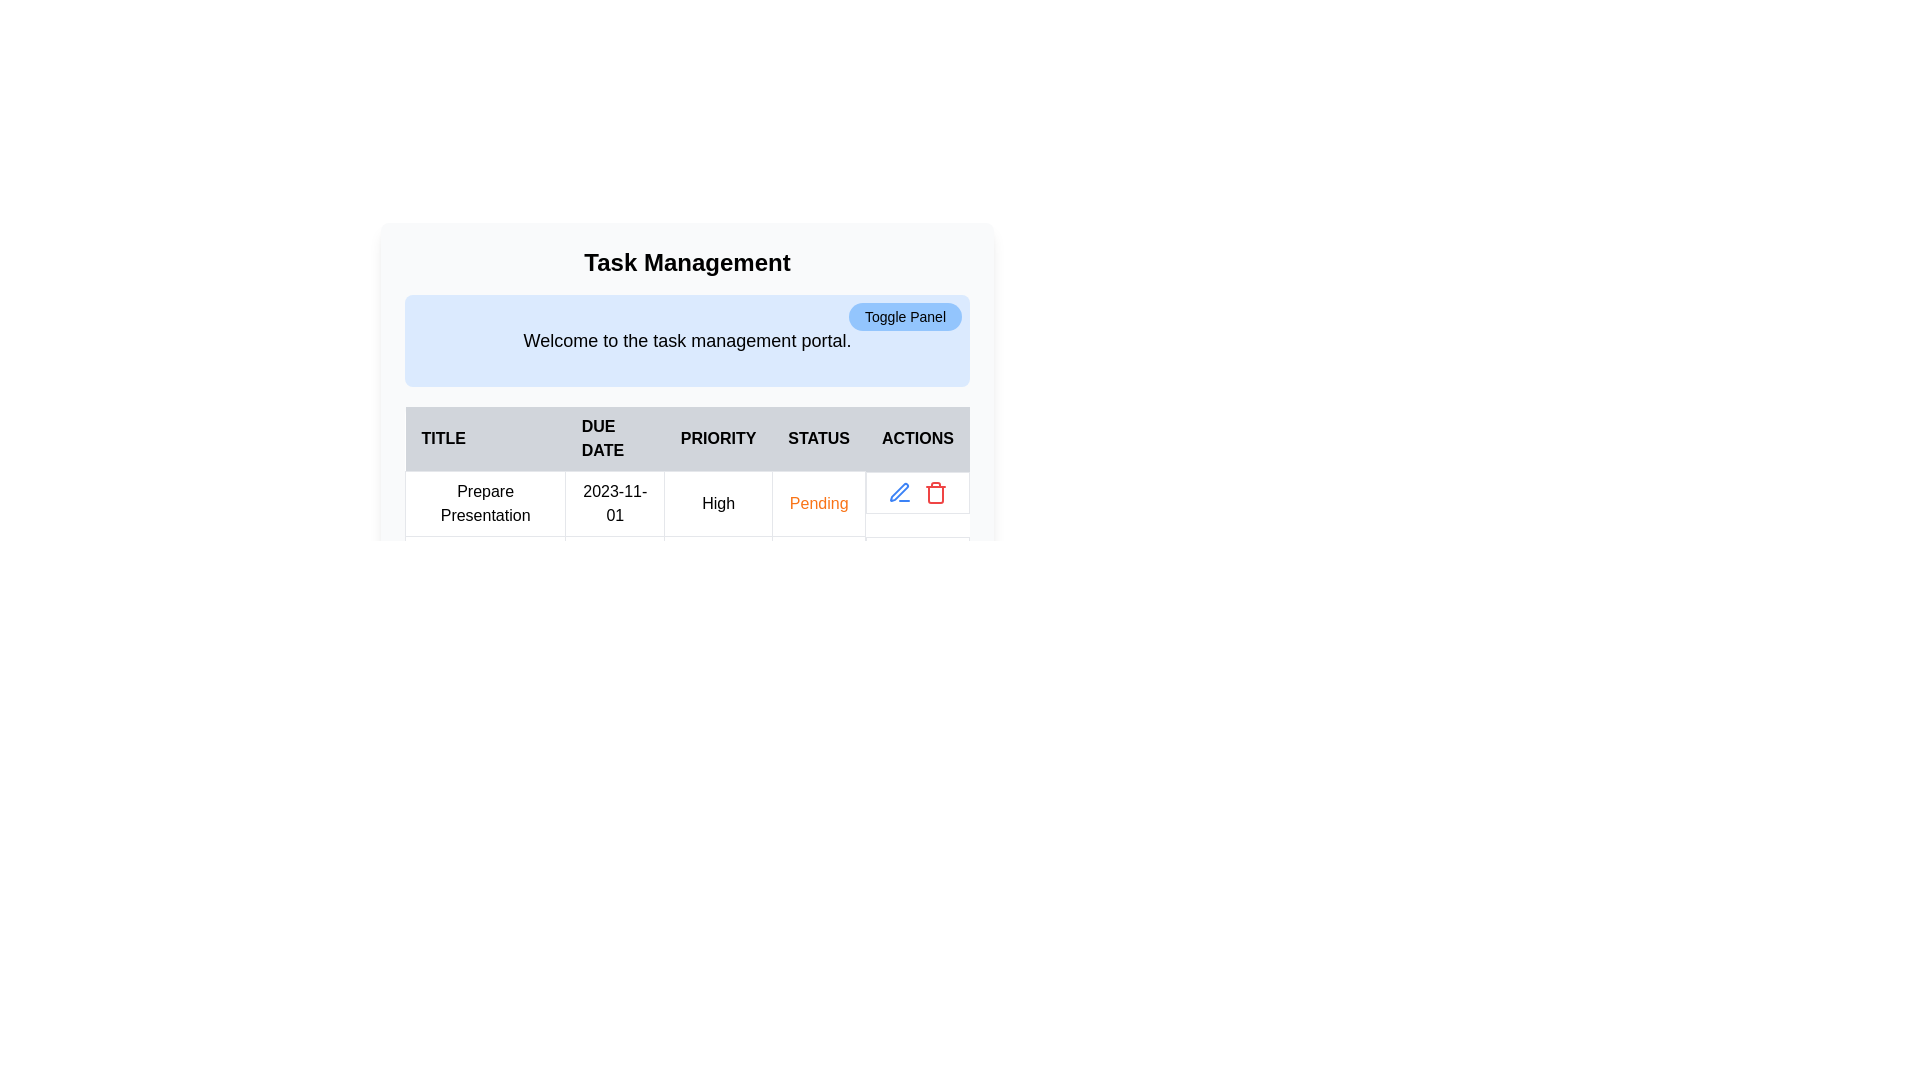 This screenshot has width=1920, height=1080. What do you see at coordinates (904, 315) in the screenshot?
I see `the rounded rectangular button with a light blue background and the text 'Toggle Panel'` at bounding box center [904, 315].